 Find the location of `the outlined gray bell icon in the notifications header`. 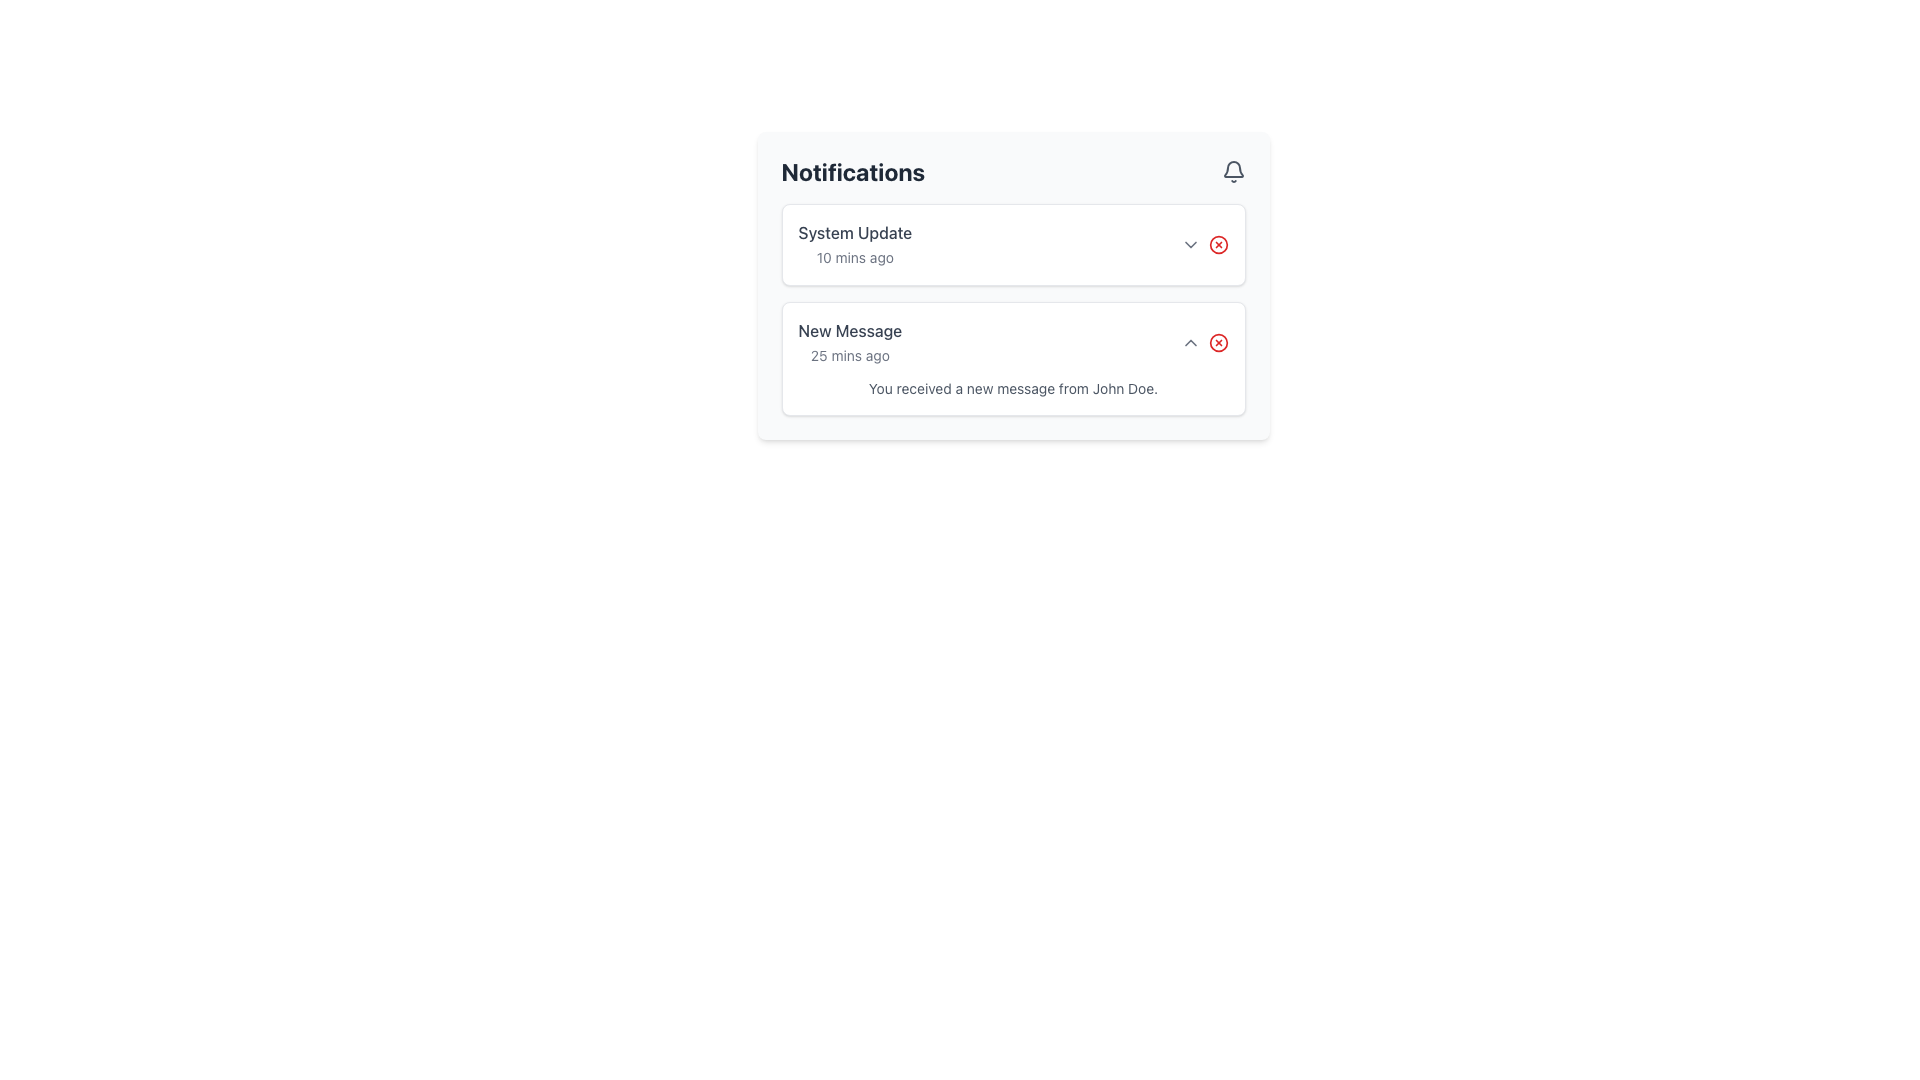

the outlined gray bell icon in the notifications header is located at coordinates (1232, 171).